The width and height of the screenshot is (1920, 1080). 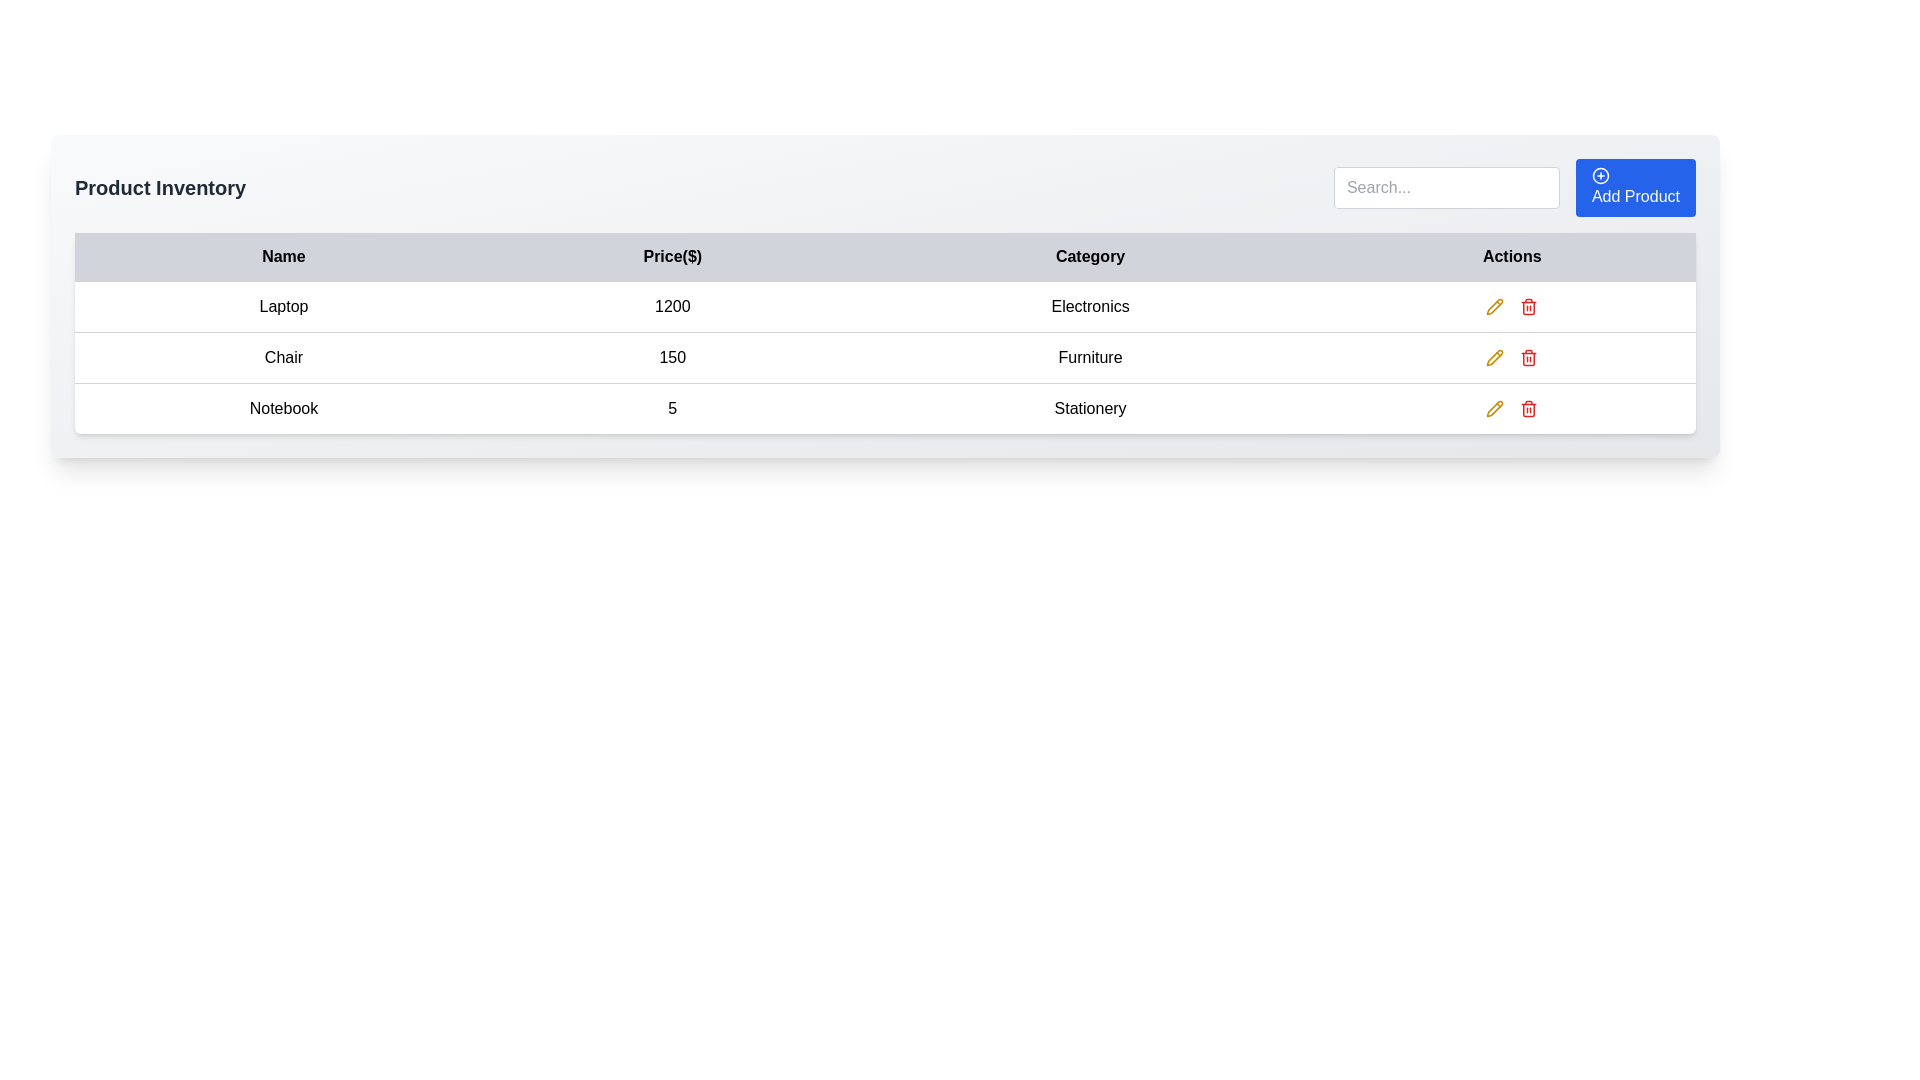 What do you see at coordinates (1089, 256) in the screenshot?
I see `the text label reading 'Category', which is the third column header in the table header row, positioned between 'Price($)' and 'Actions'` at bounding box center [1089, 256].